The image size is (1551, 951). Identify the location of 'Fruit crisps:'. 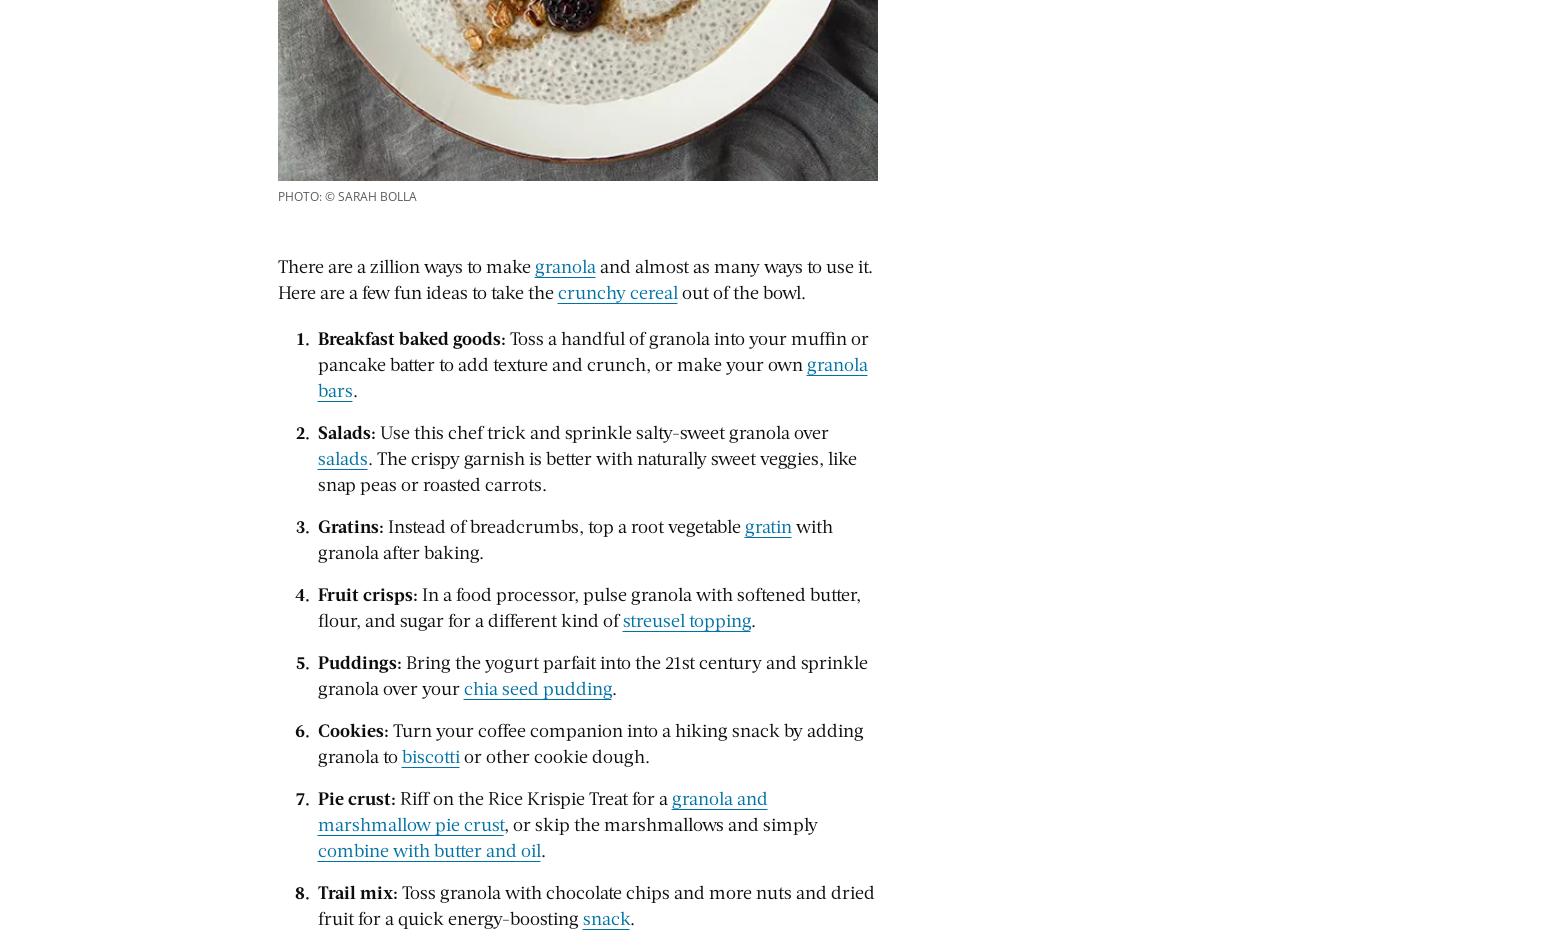
(366, 592).